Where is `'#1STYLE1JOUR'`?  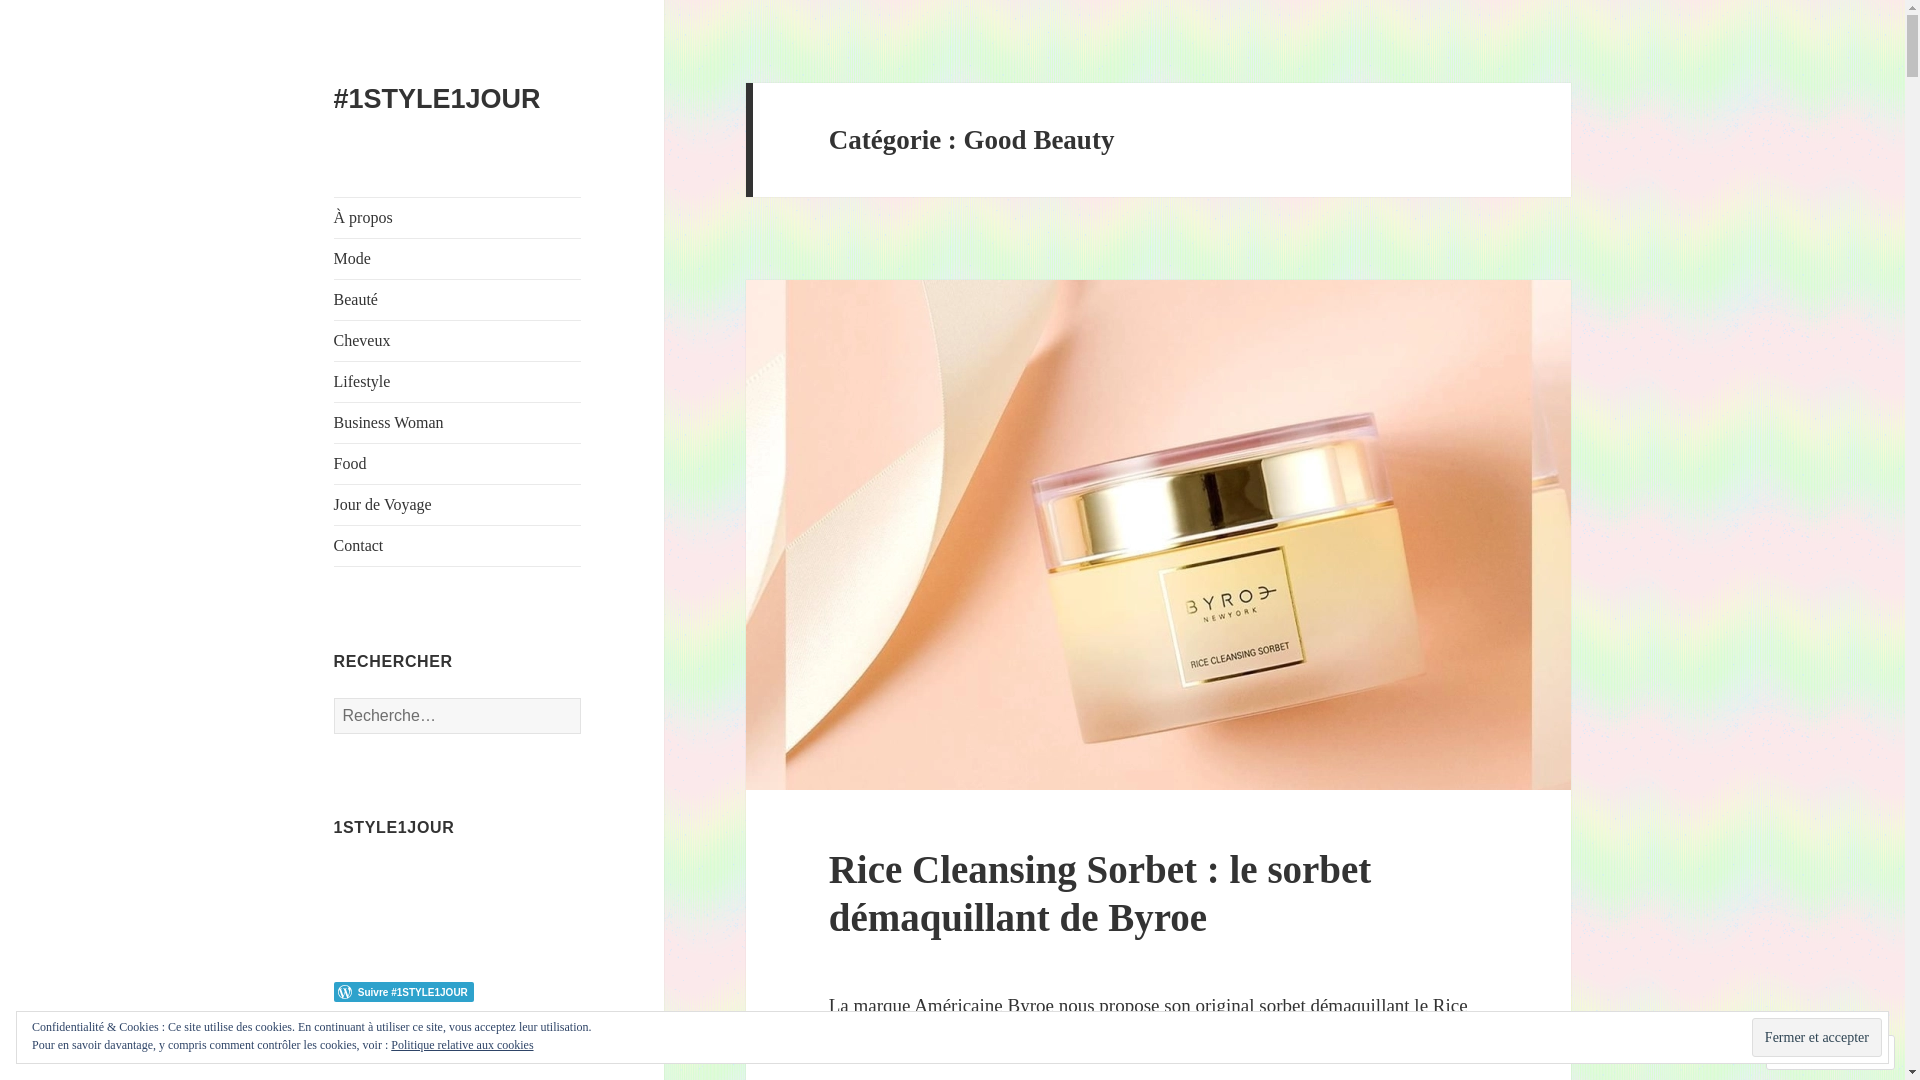
'#1STYLE1JOUR' is located at coordinates (436, 99).